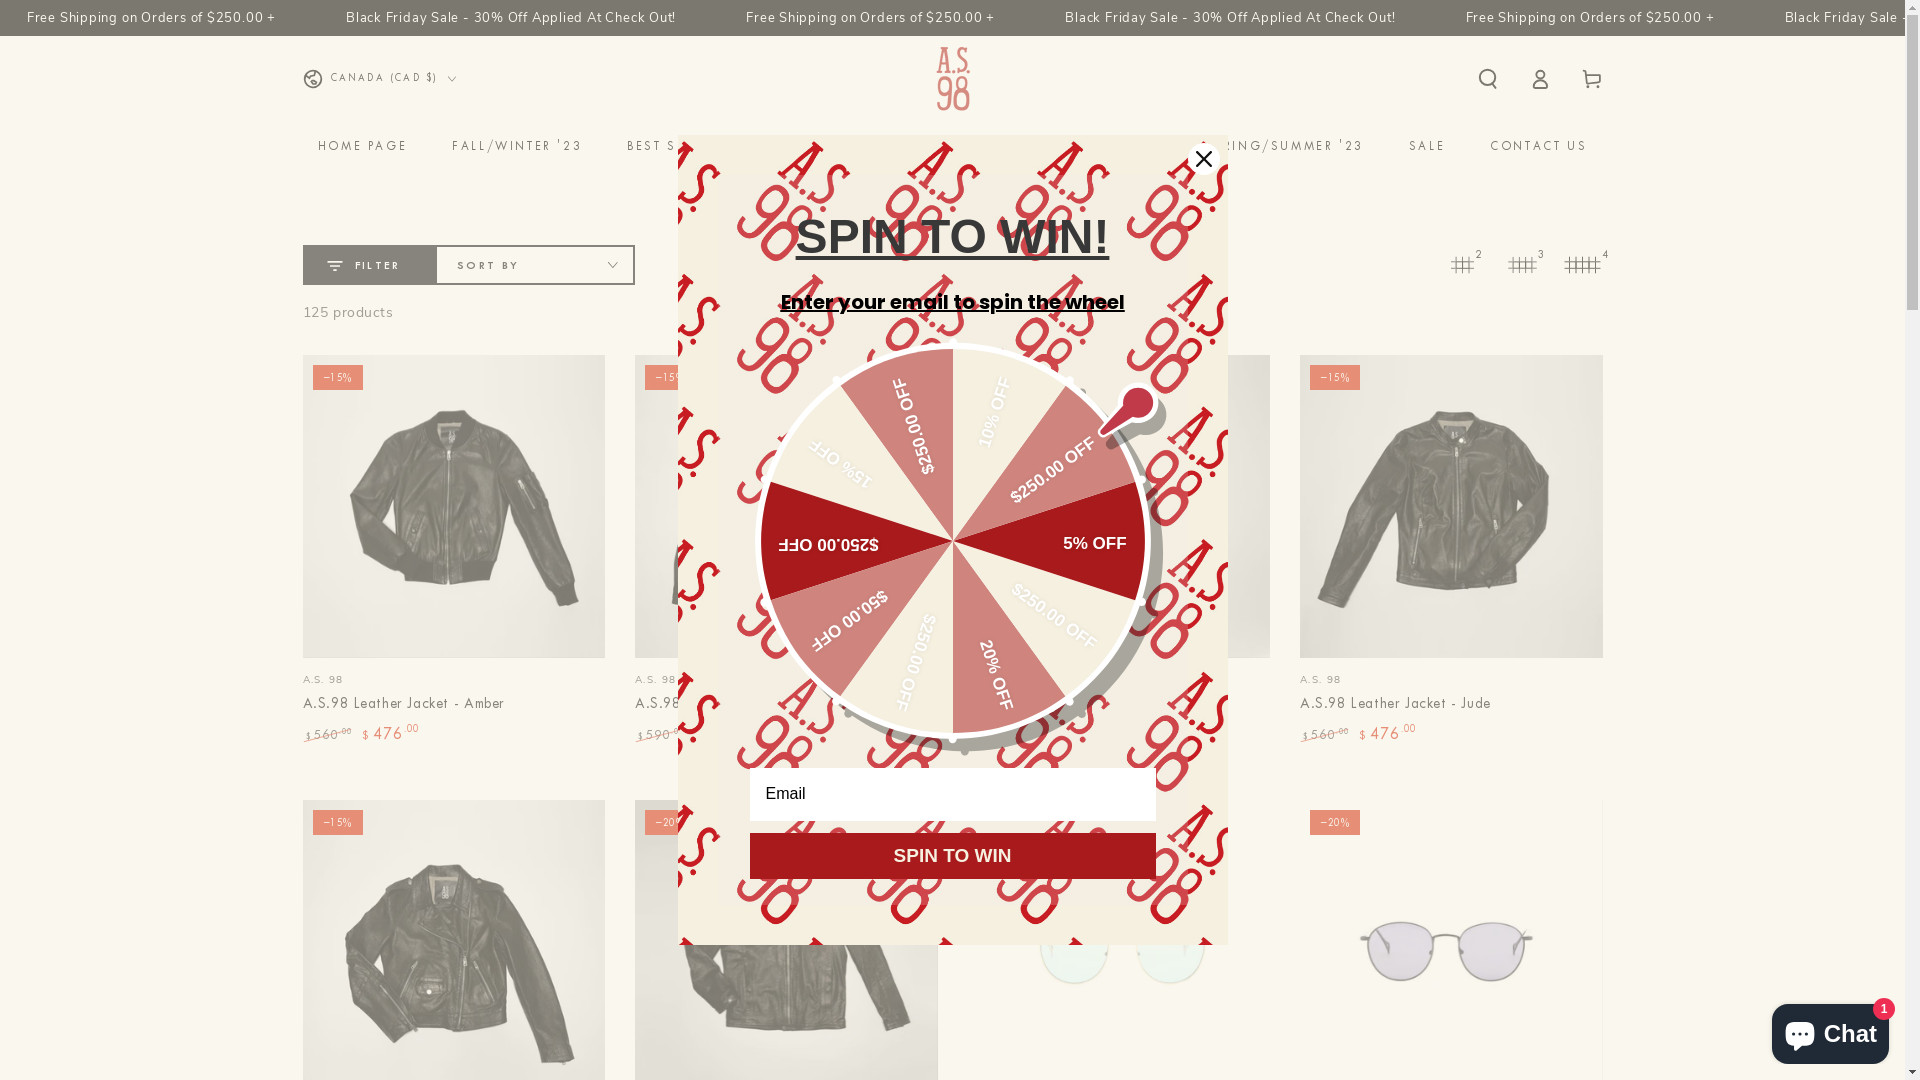  Describe the element at coordinates (1830, 1029) in the screenshot. I see `'Shopify online store chat'` at that location.